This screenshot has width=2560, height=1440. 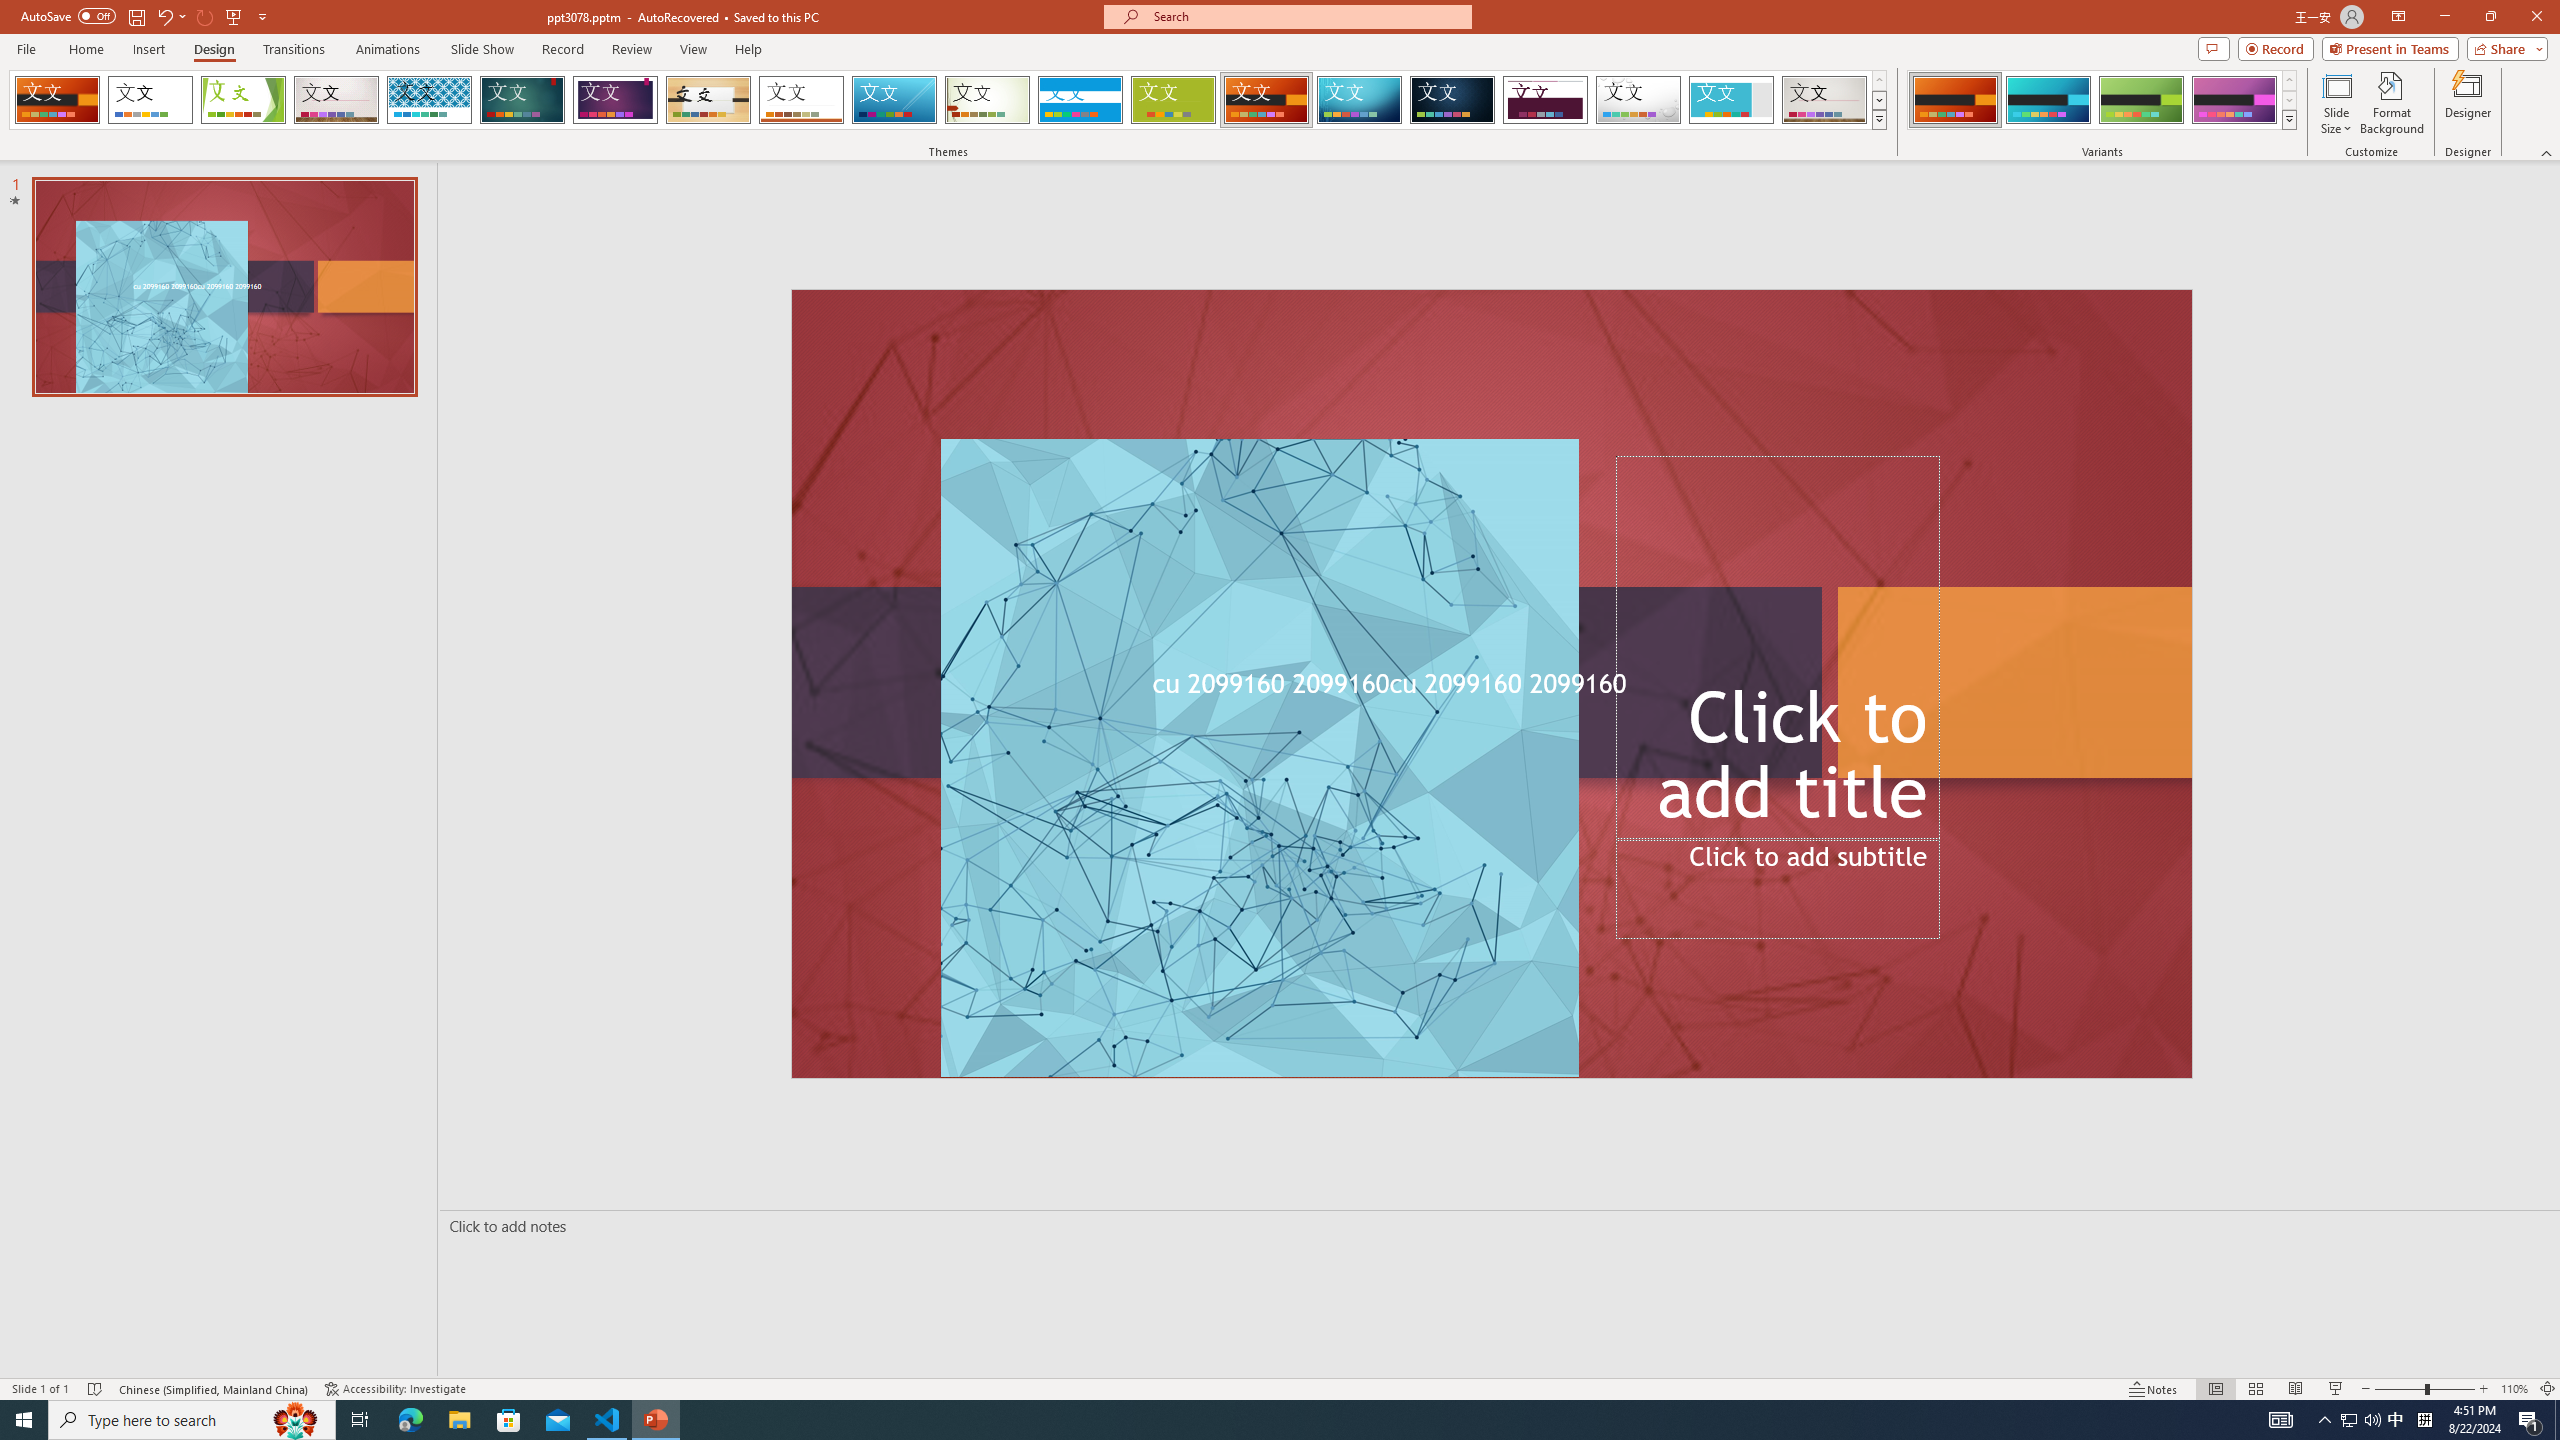 What do you see at coordinates (987, 99) in the screenshot?
I see `'Wisp'` at bounding box center [987, 99].